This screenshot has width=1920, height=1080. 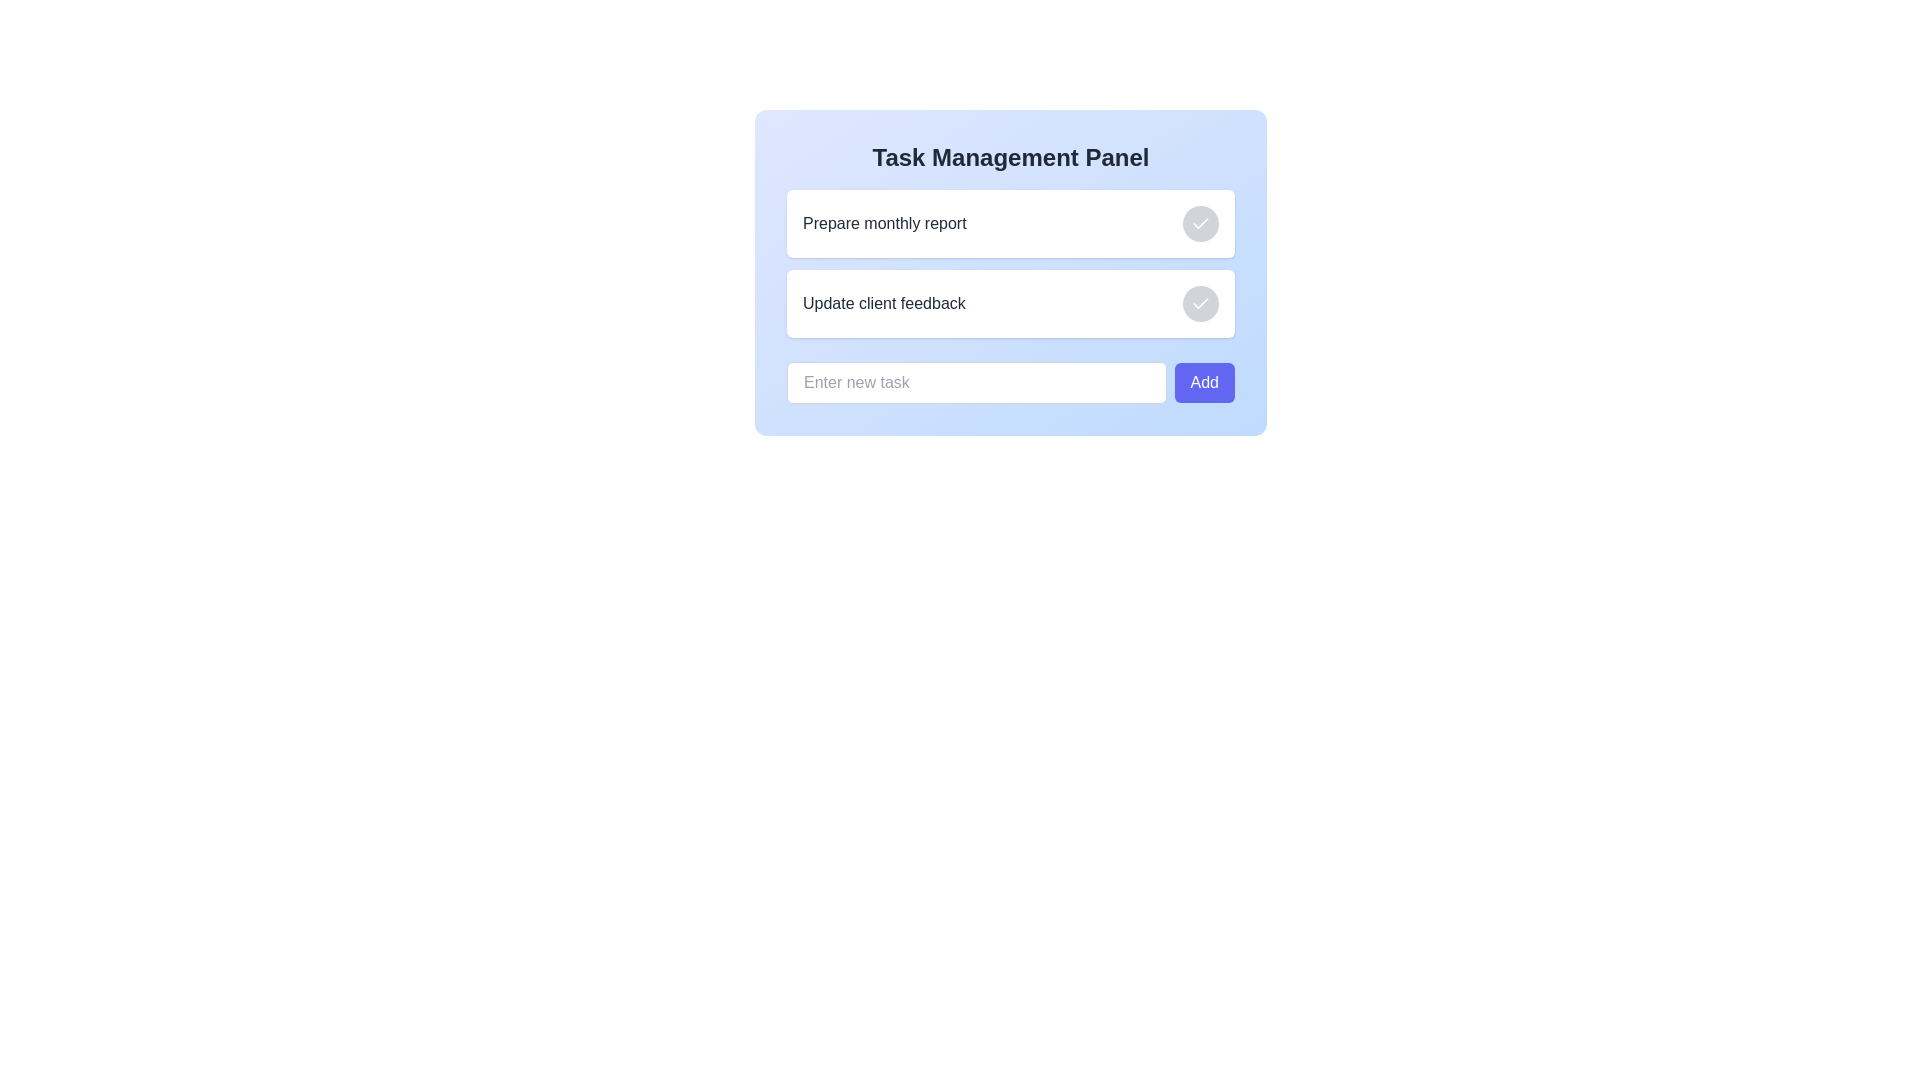 What do you see at coordinates (1200, 303) in the screenshot?
I see `the appearance of the checkmark icon located at the right end of the first task item labeled 'Prepare monthly report'` at bounding box center [1200, 303].